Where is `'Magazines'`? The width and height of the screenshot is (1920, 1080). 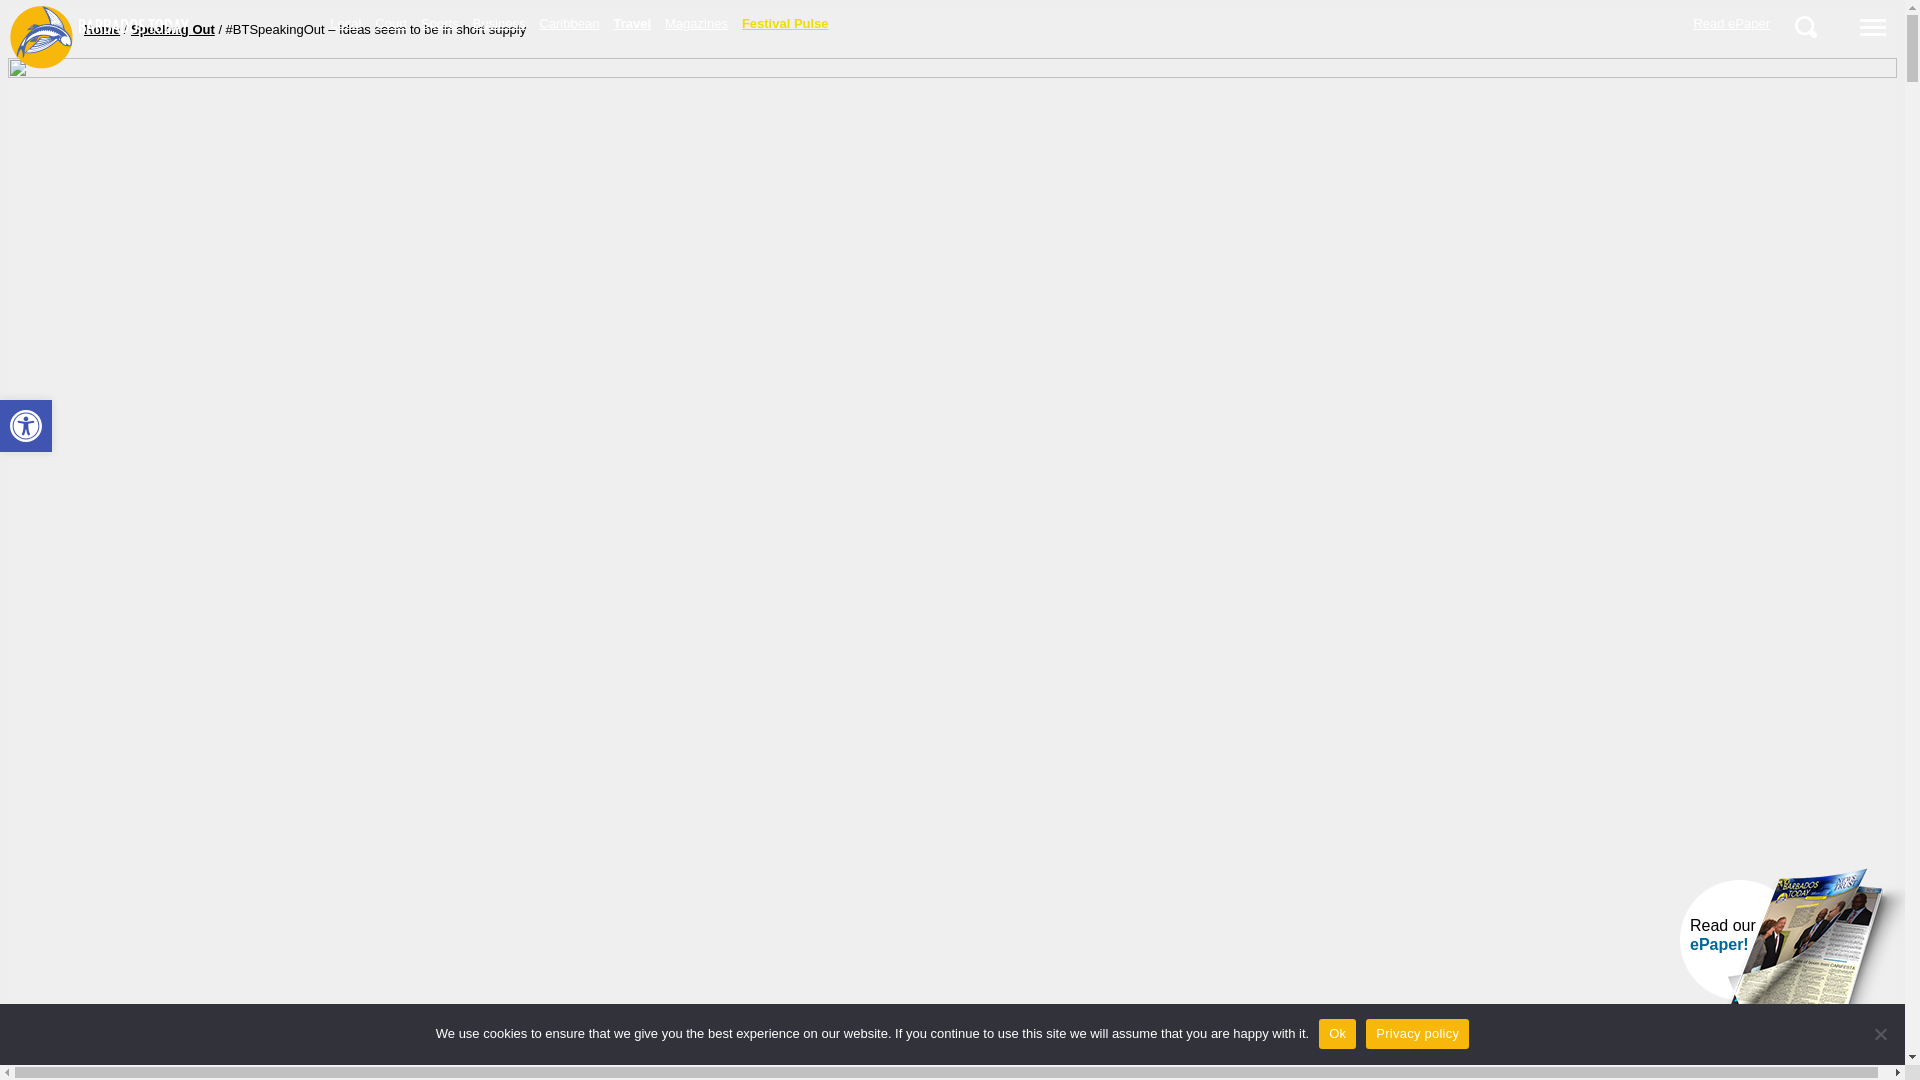 'Magazines' is located at coordinates (696, 23).